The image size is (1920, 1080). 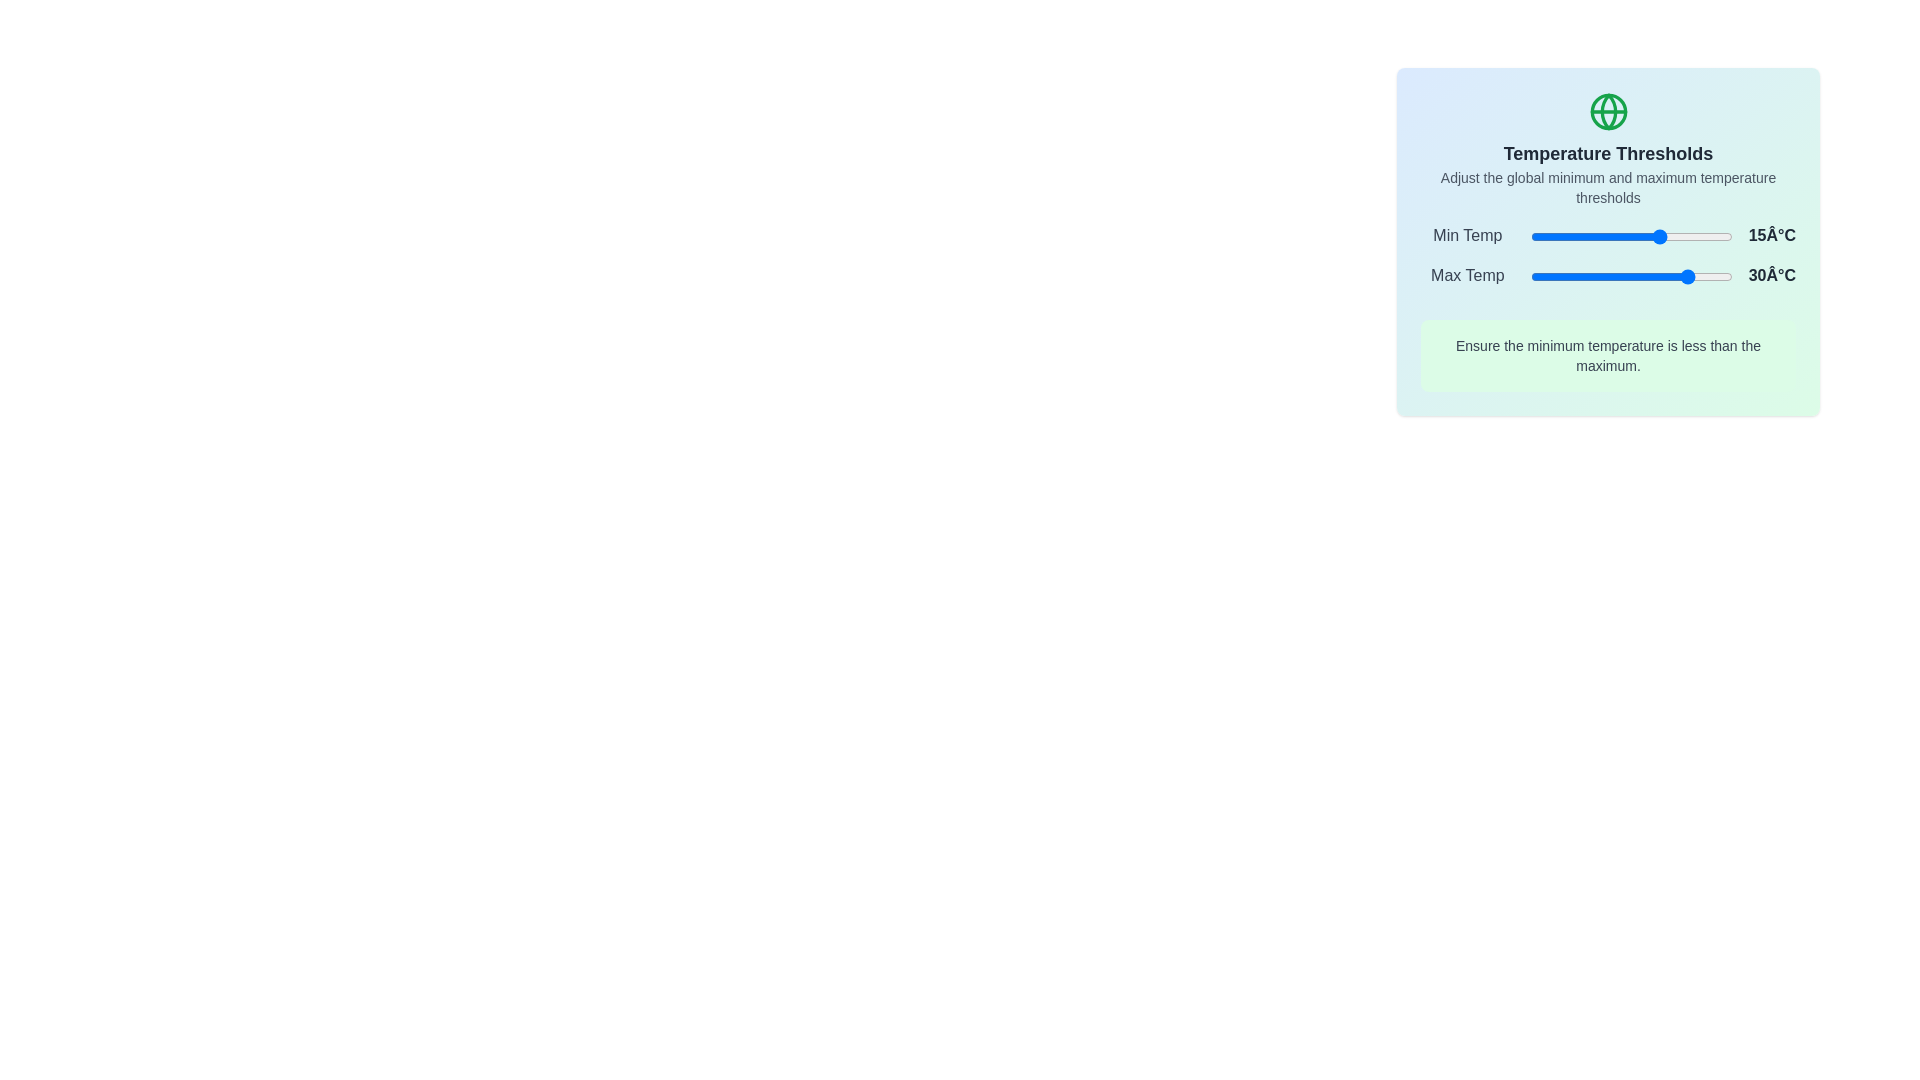 I want to click on the header area containing the icon and title text, so click(x=1608, y=149).